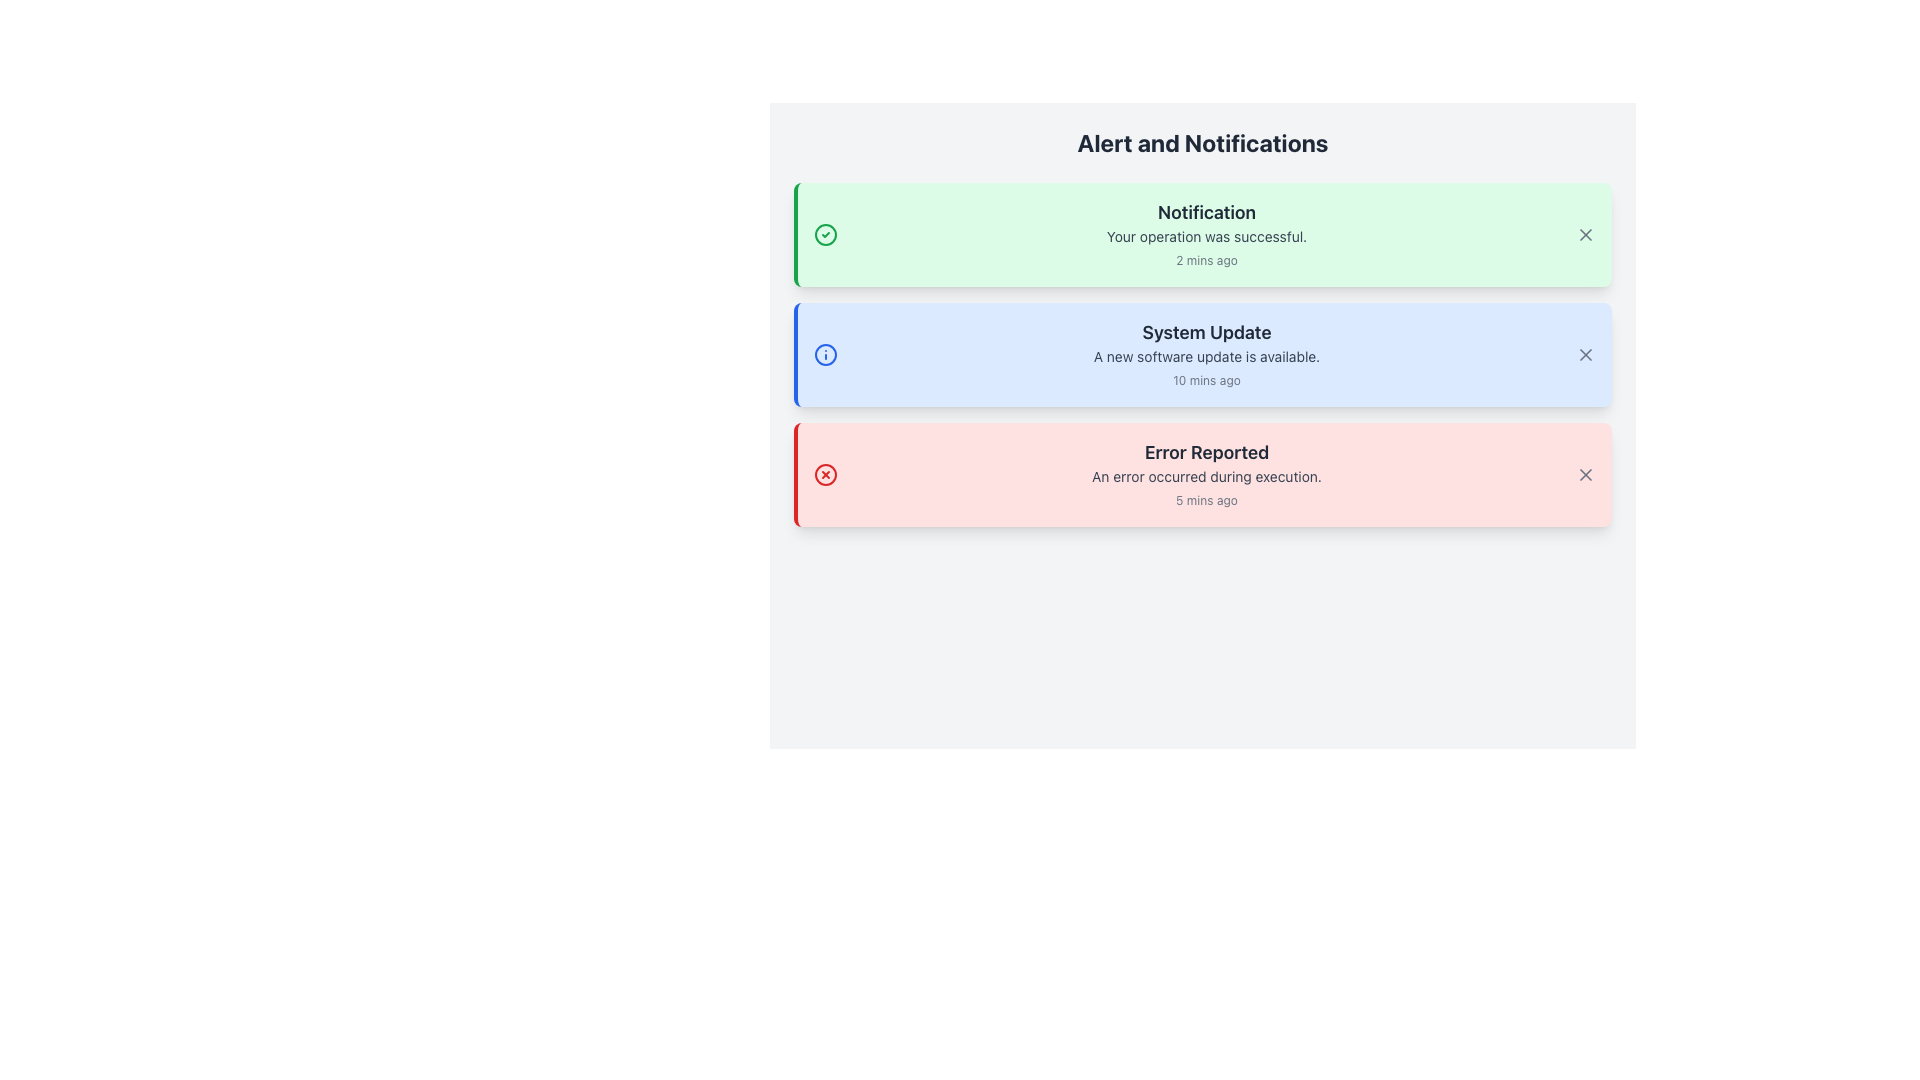 This screenshot has width=1920, height=1080. What do you see at coordinates (1205, 353) in the screenshot?
I see `notification message displayed in the central message box of the notification panel, which indicates 'A new software update is available.'` at bounding box center [1205, 353].